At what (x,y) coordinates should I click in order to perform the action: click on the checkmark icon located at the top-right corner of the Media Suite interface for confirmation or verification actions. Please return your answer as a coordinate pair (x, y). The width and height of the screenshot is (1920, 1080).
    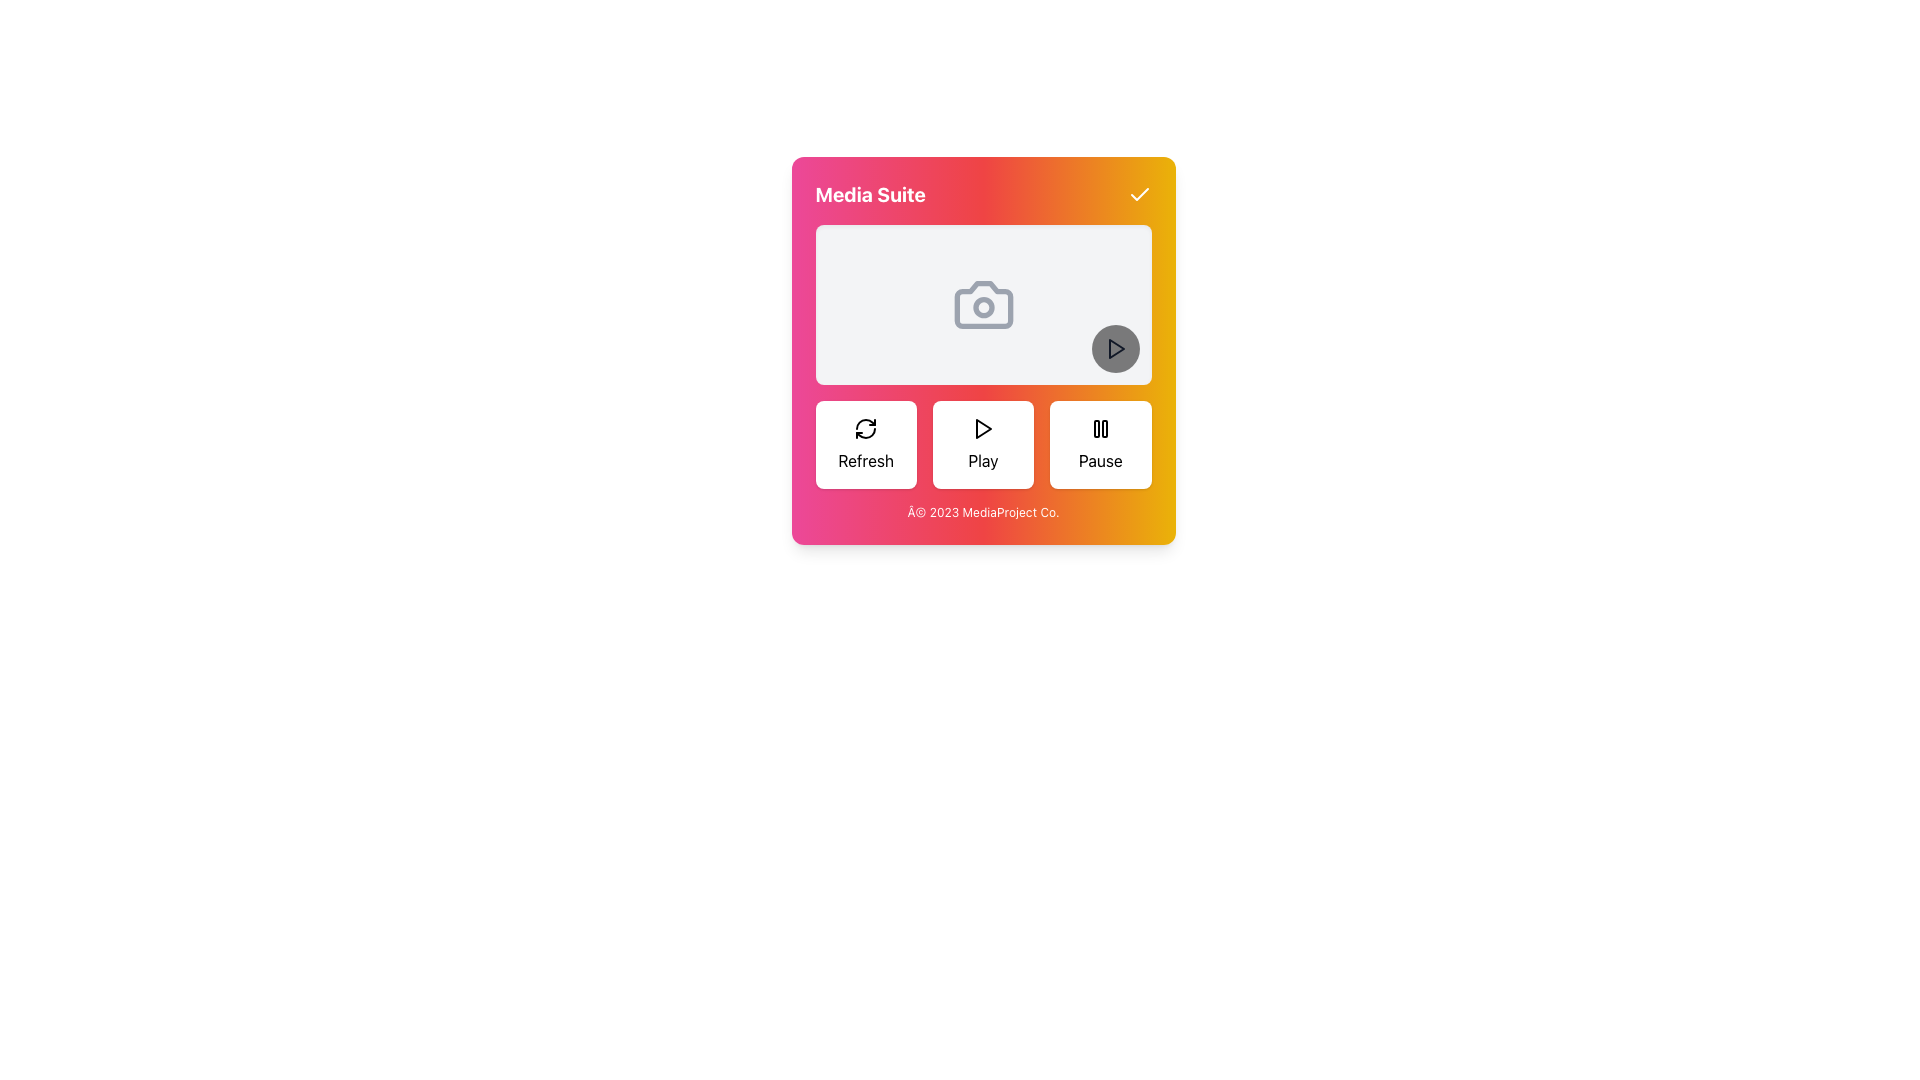
    Looking at the image, I should click on (1139, 195).